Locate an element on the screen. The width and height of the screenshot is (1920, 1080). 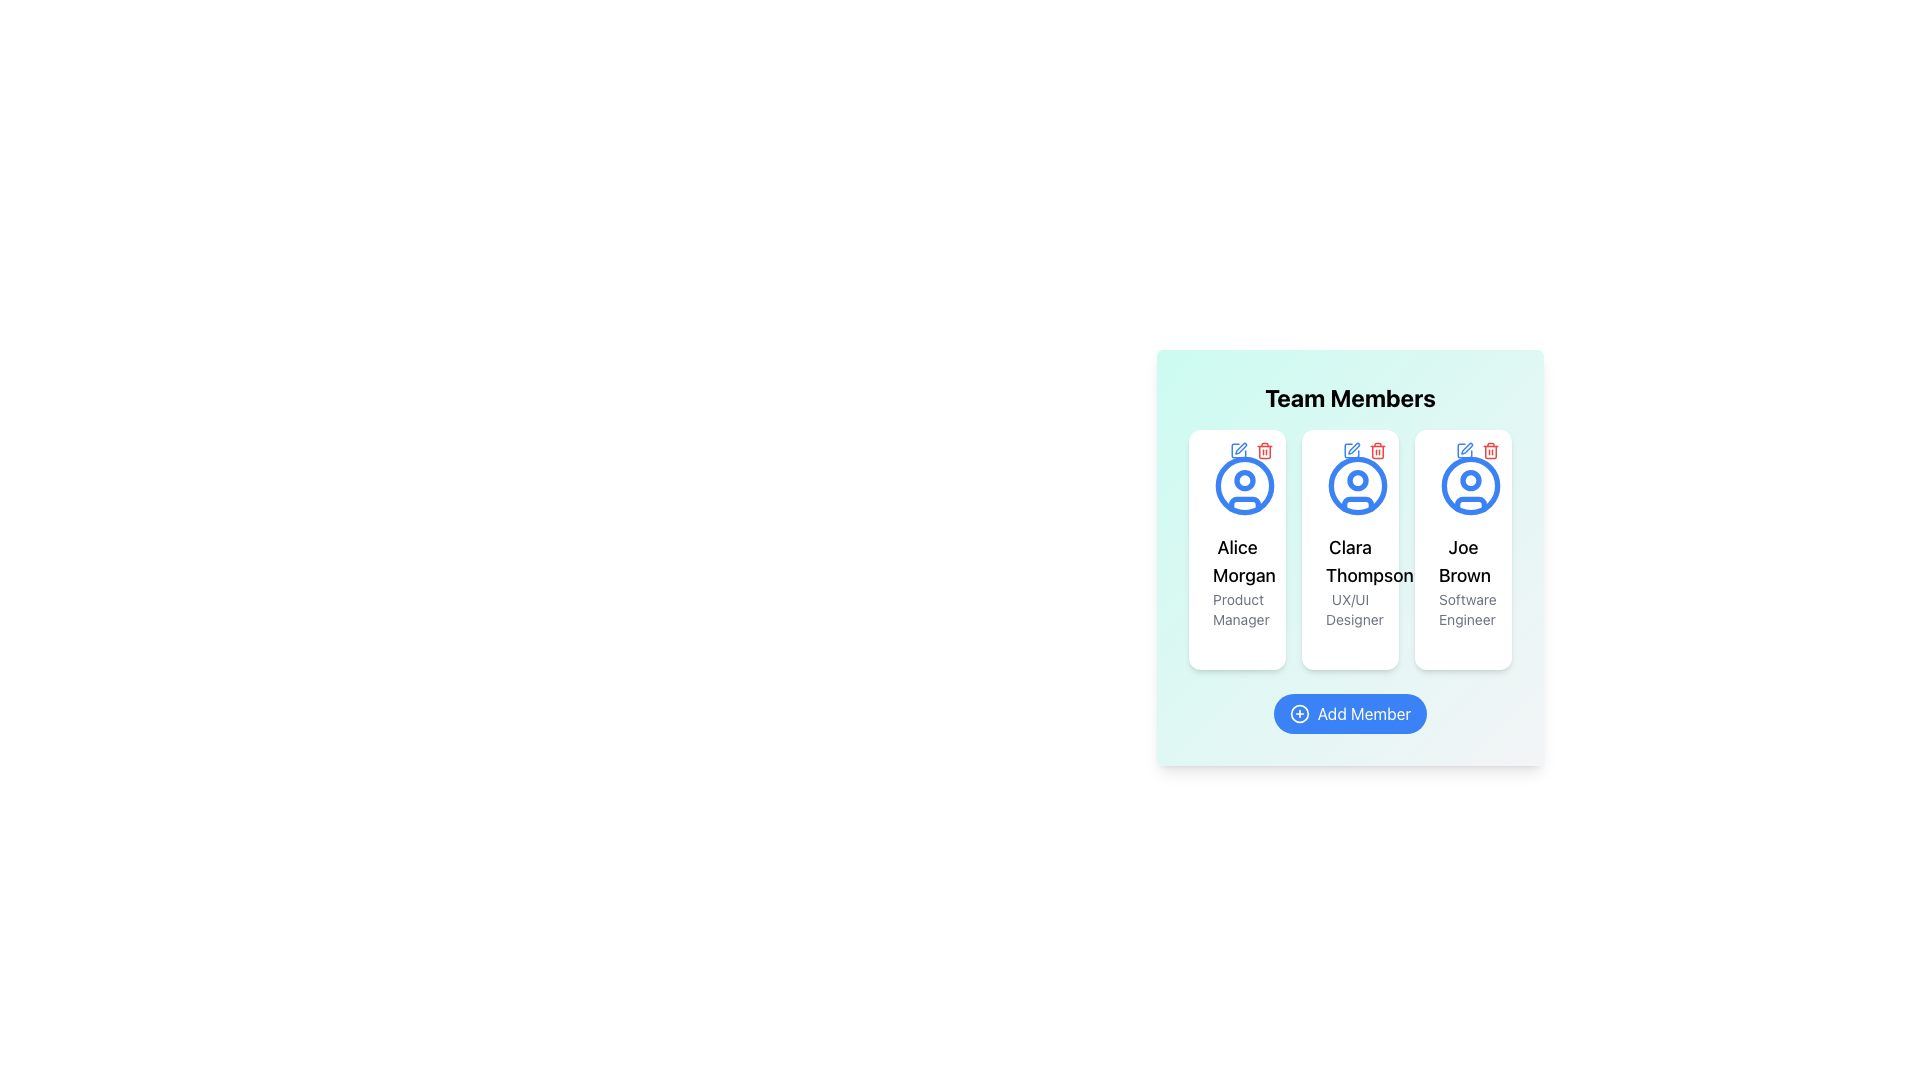
the blue user profile icon representing 'Alice Morgan' is located at coordinates (1243, 486).